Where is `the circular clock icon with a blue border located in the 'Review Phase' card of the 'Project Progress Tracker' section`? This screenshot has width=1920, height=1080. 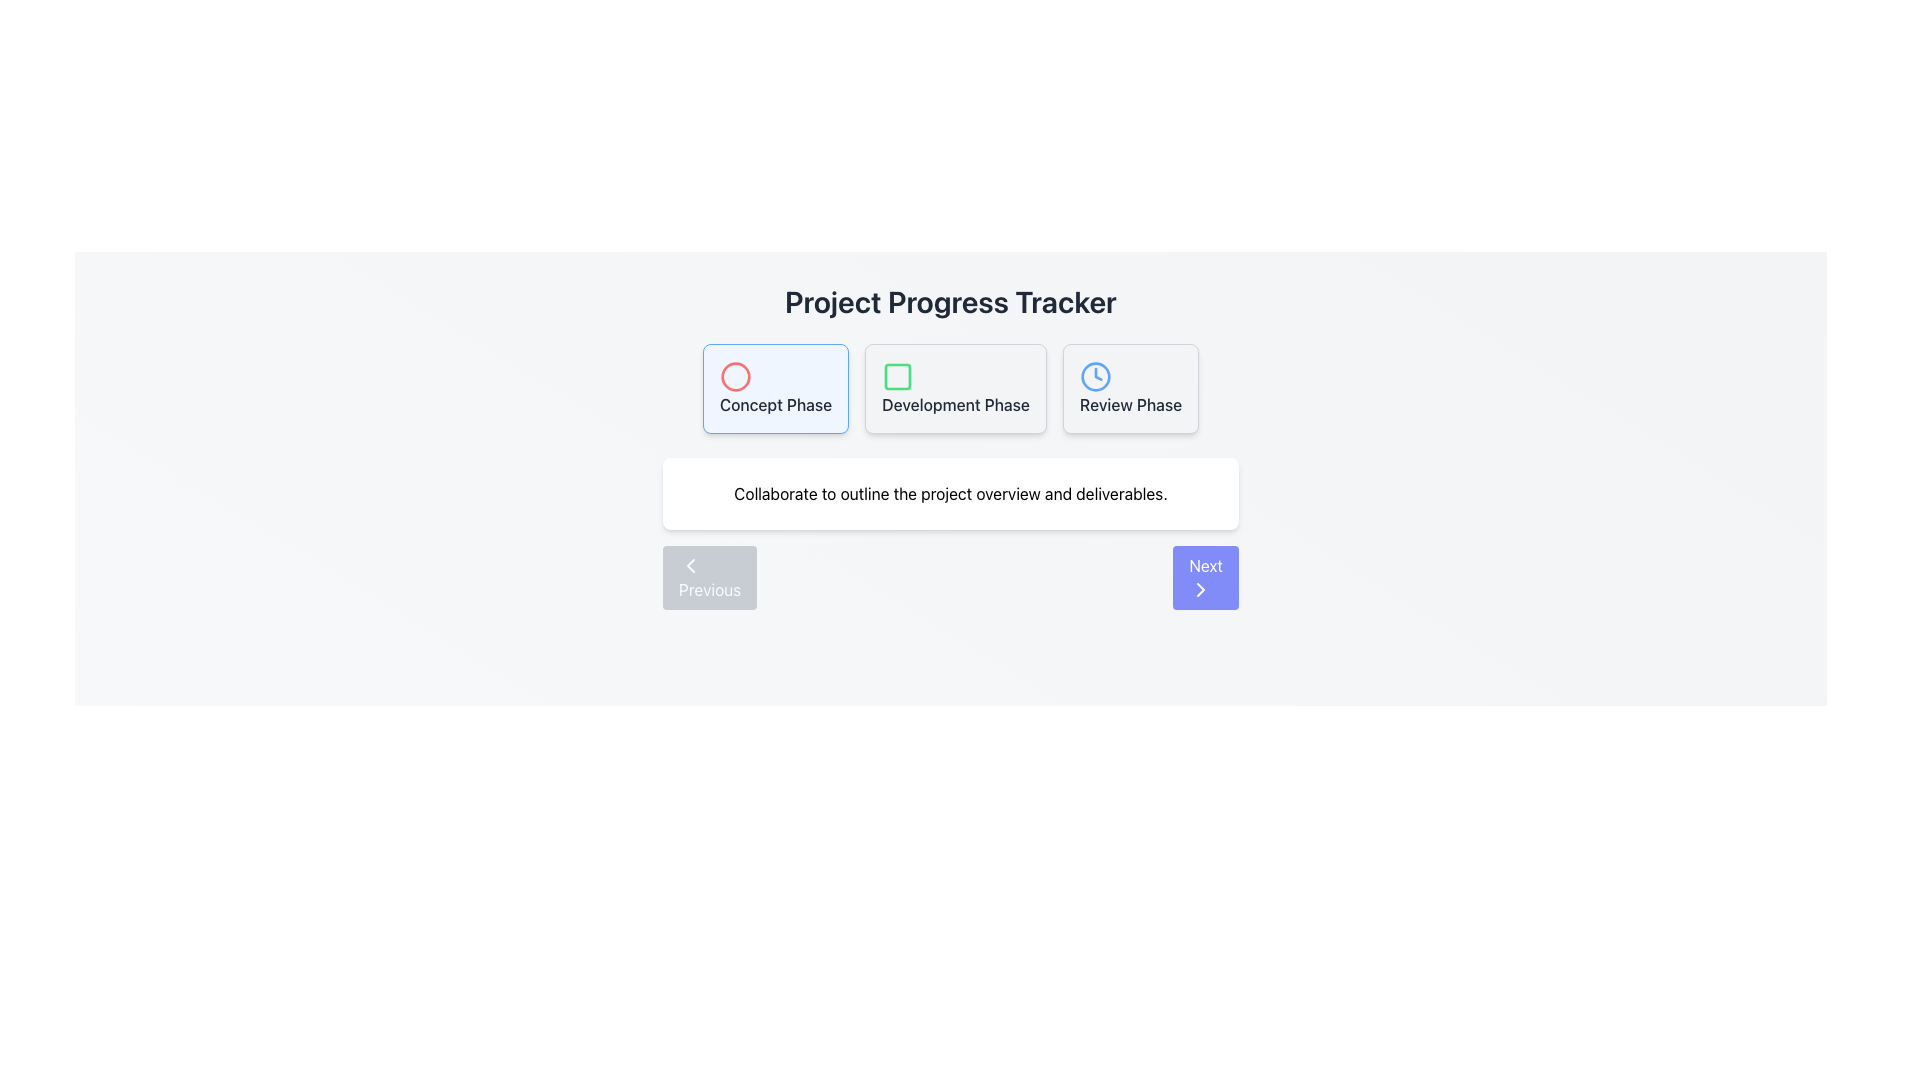
the circular clock icon with a blue border located in the 'Review Phase' card of the 'Project Progress Tracker' section is located at coordinates (1094, 377).